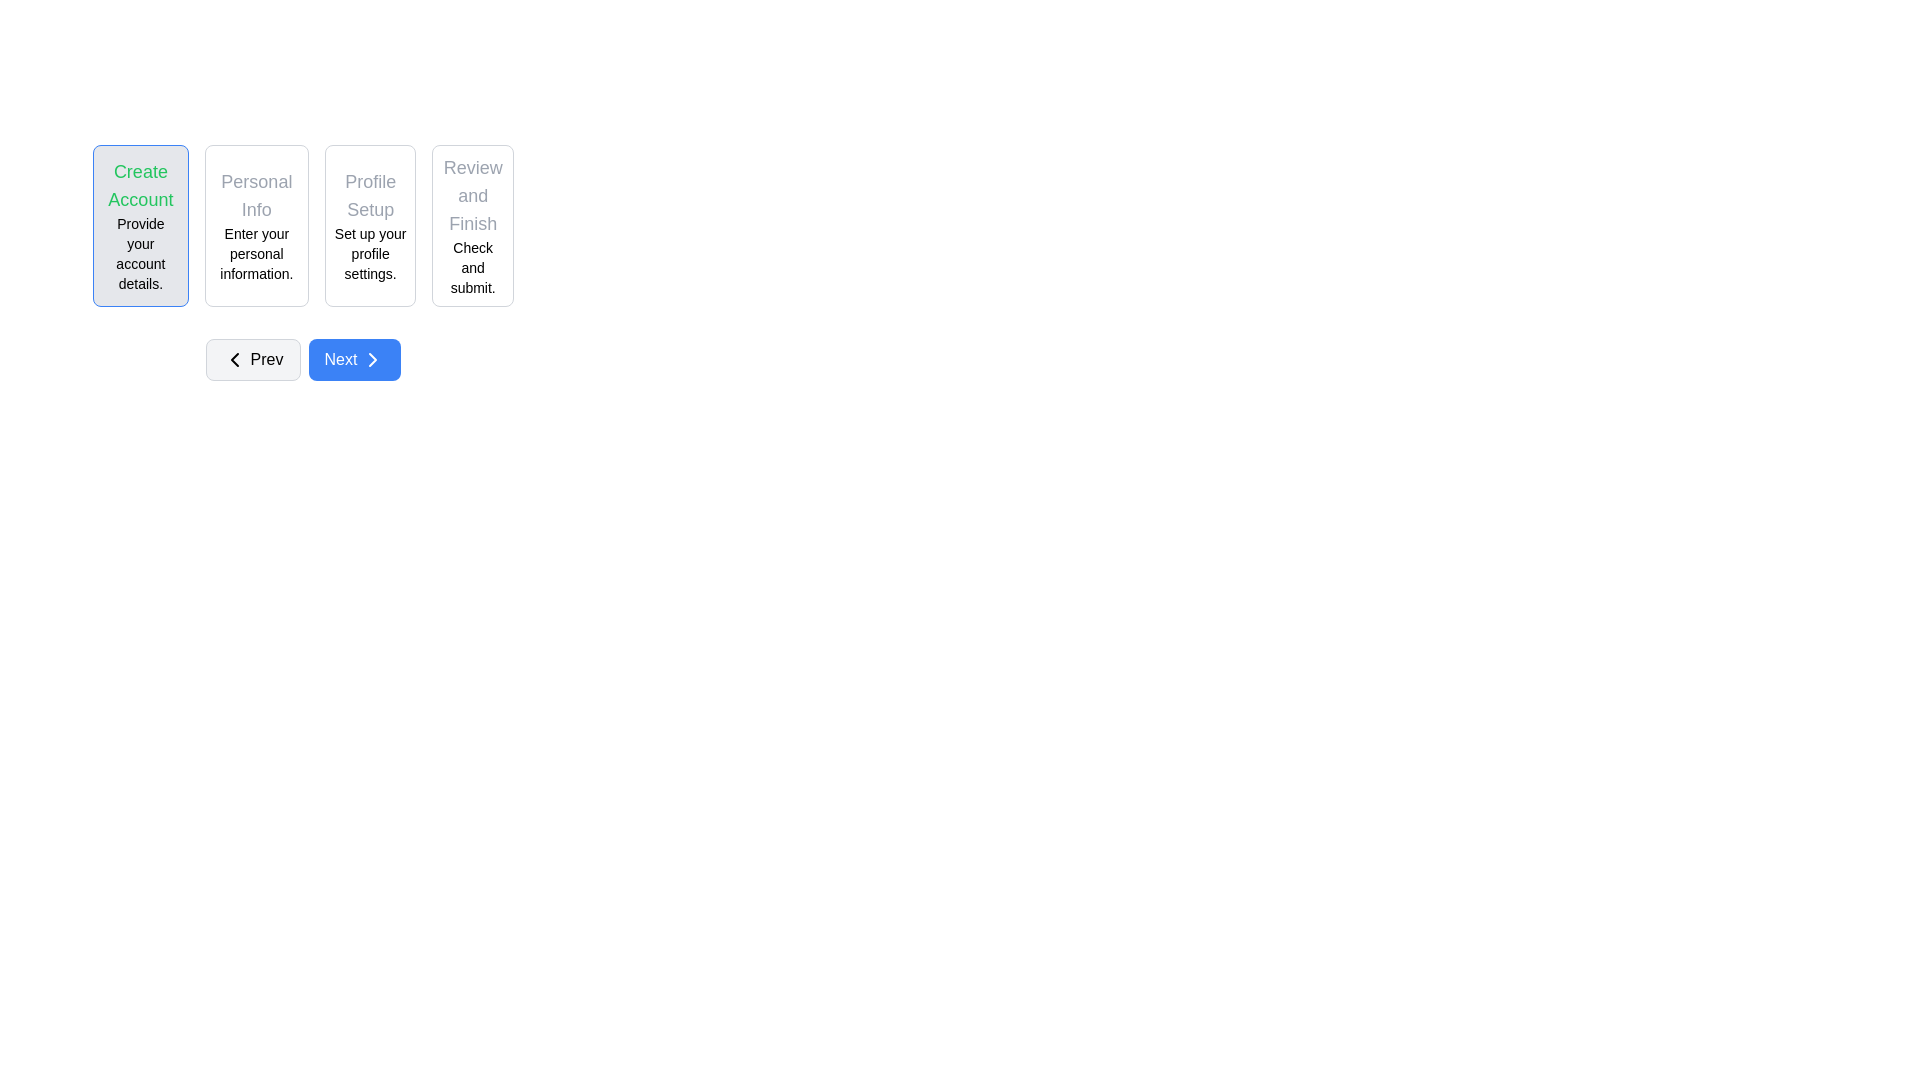 The width and height of the screenshot is (1920, 1080). Describe the element at coordinates (255, 253) in the screenshot. I see `the text label that provides instructions for entering personal information, positioned below the 'Personal Info' text within the second step navigation card` at that location.